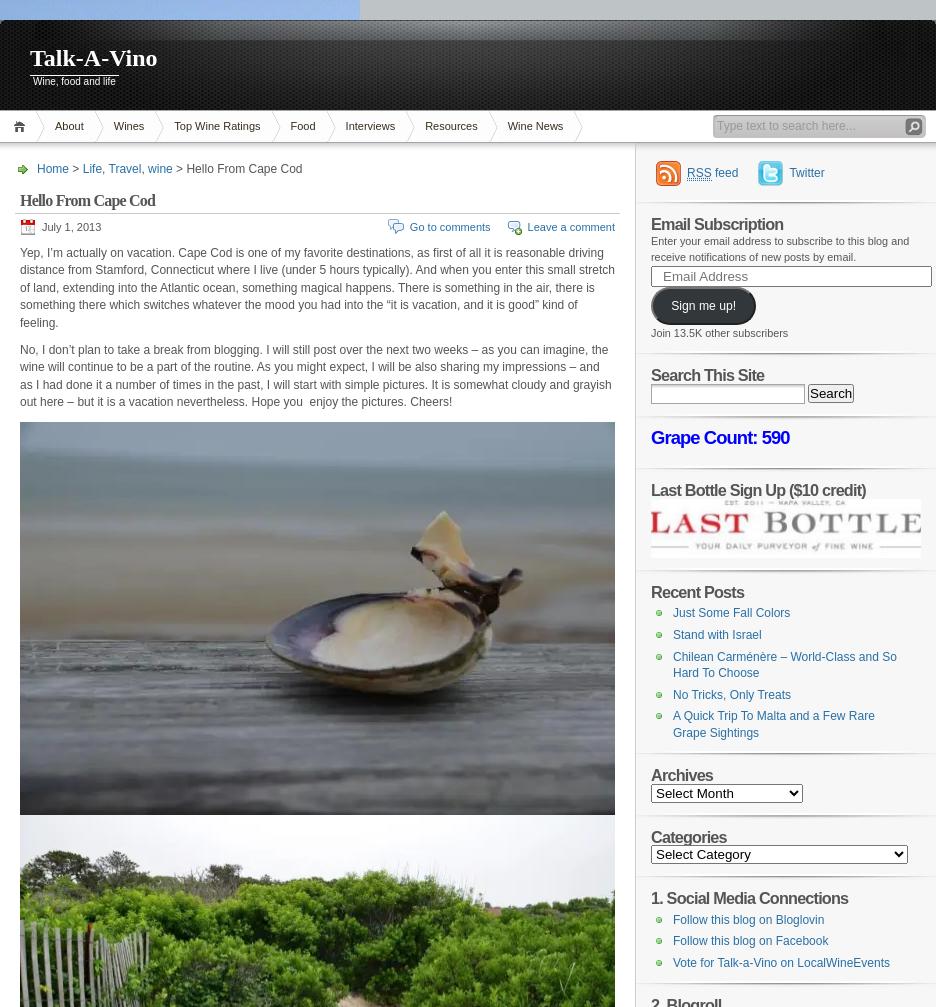  Describe the element at coordinates (779, 248) in the screenshot. I see `'Enter your email address to subscribe to this blog and receive notifications of new posts by email.'` at that location.